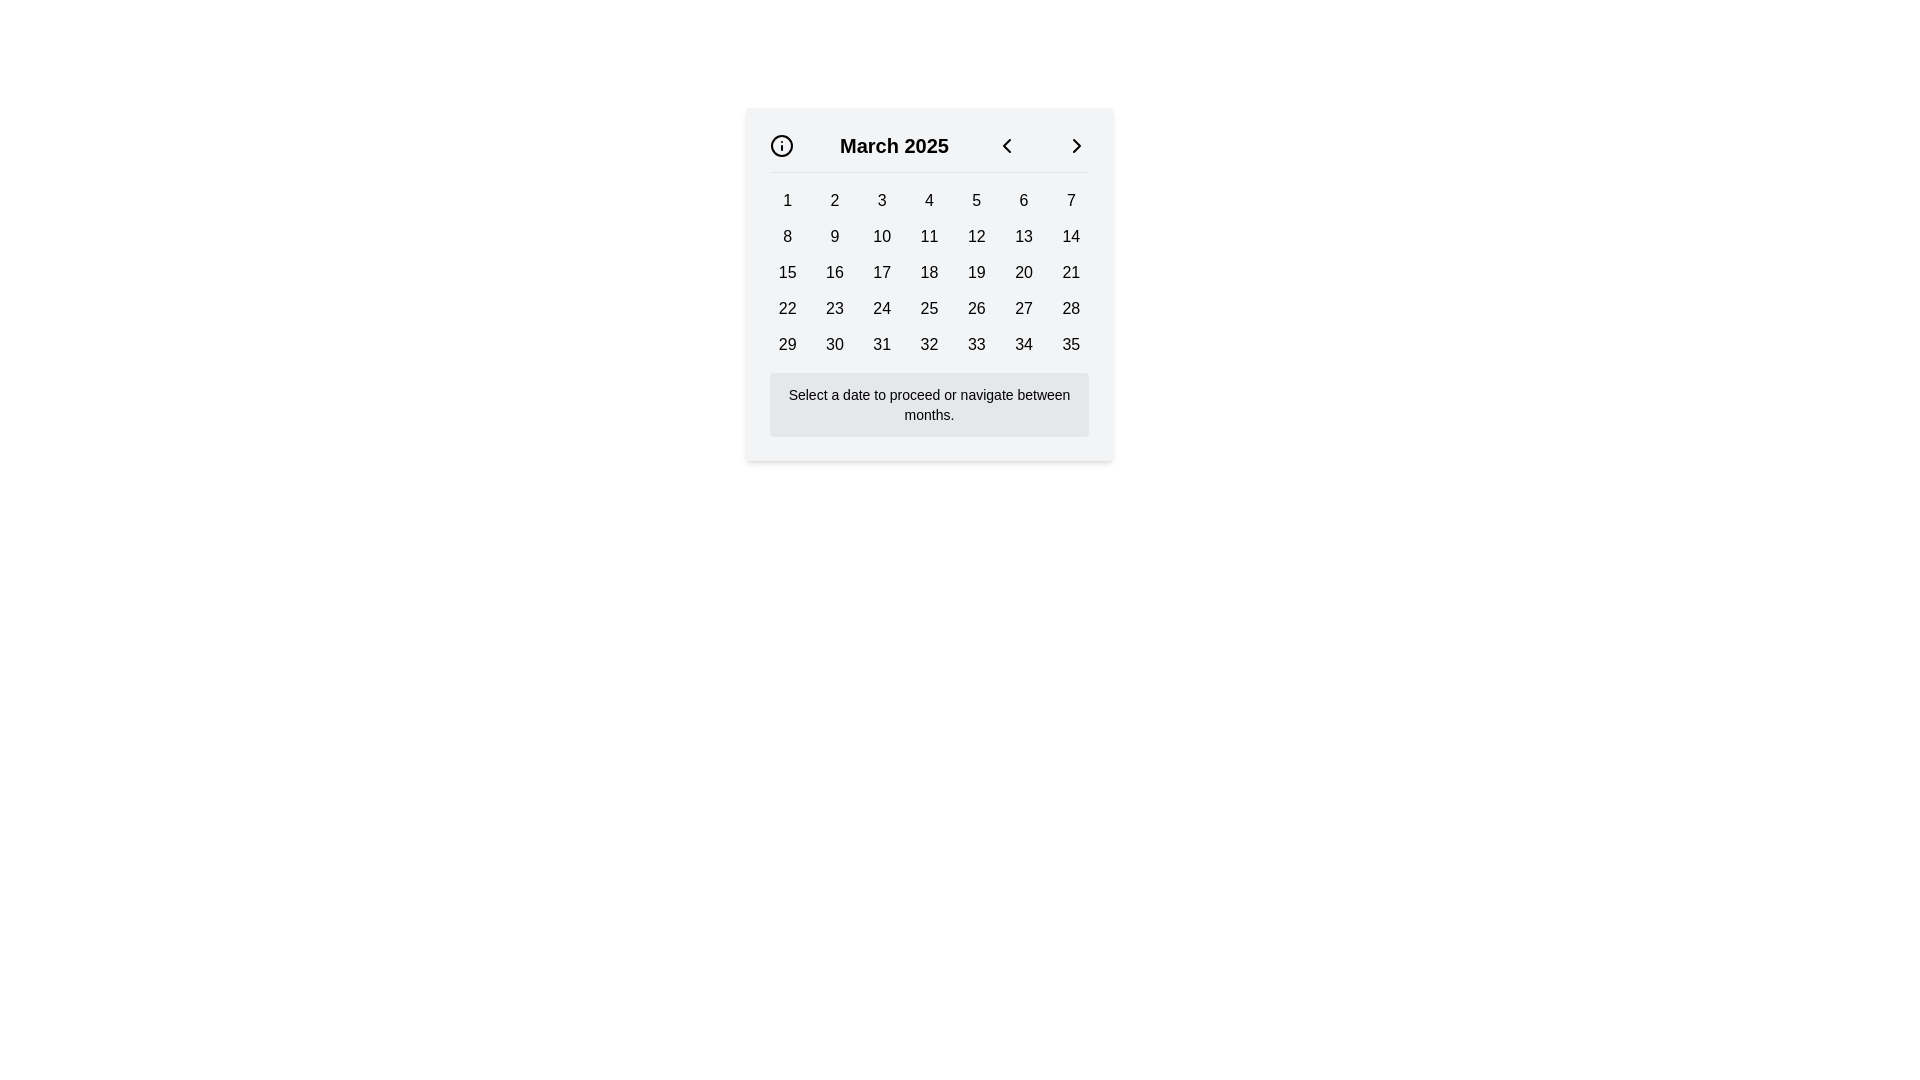 This screenshot has width=1920, height=1080. Describe the element at coordinates (976, 343) in the screenshot. I see `the button labeled '33' in the calendar grid` at that location.